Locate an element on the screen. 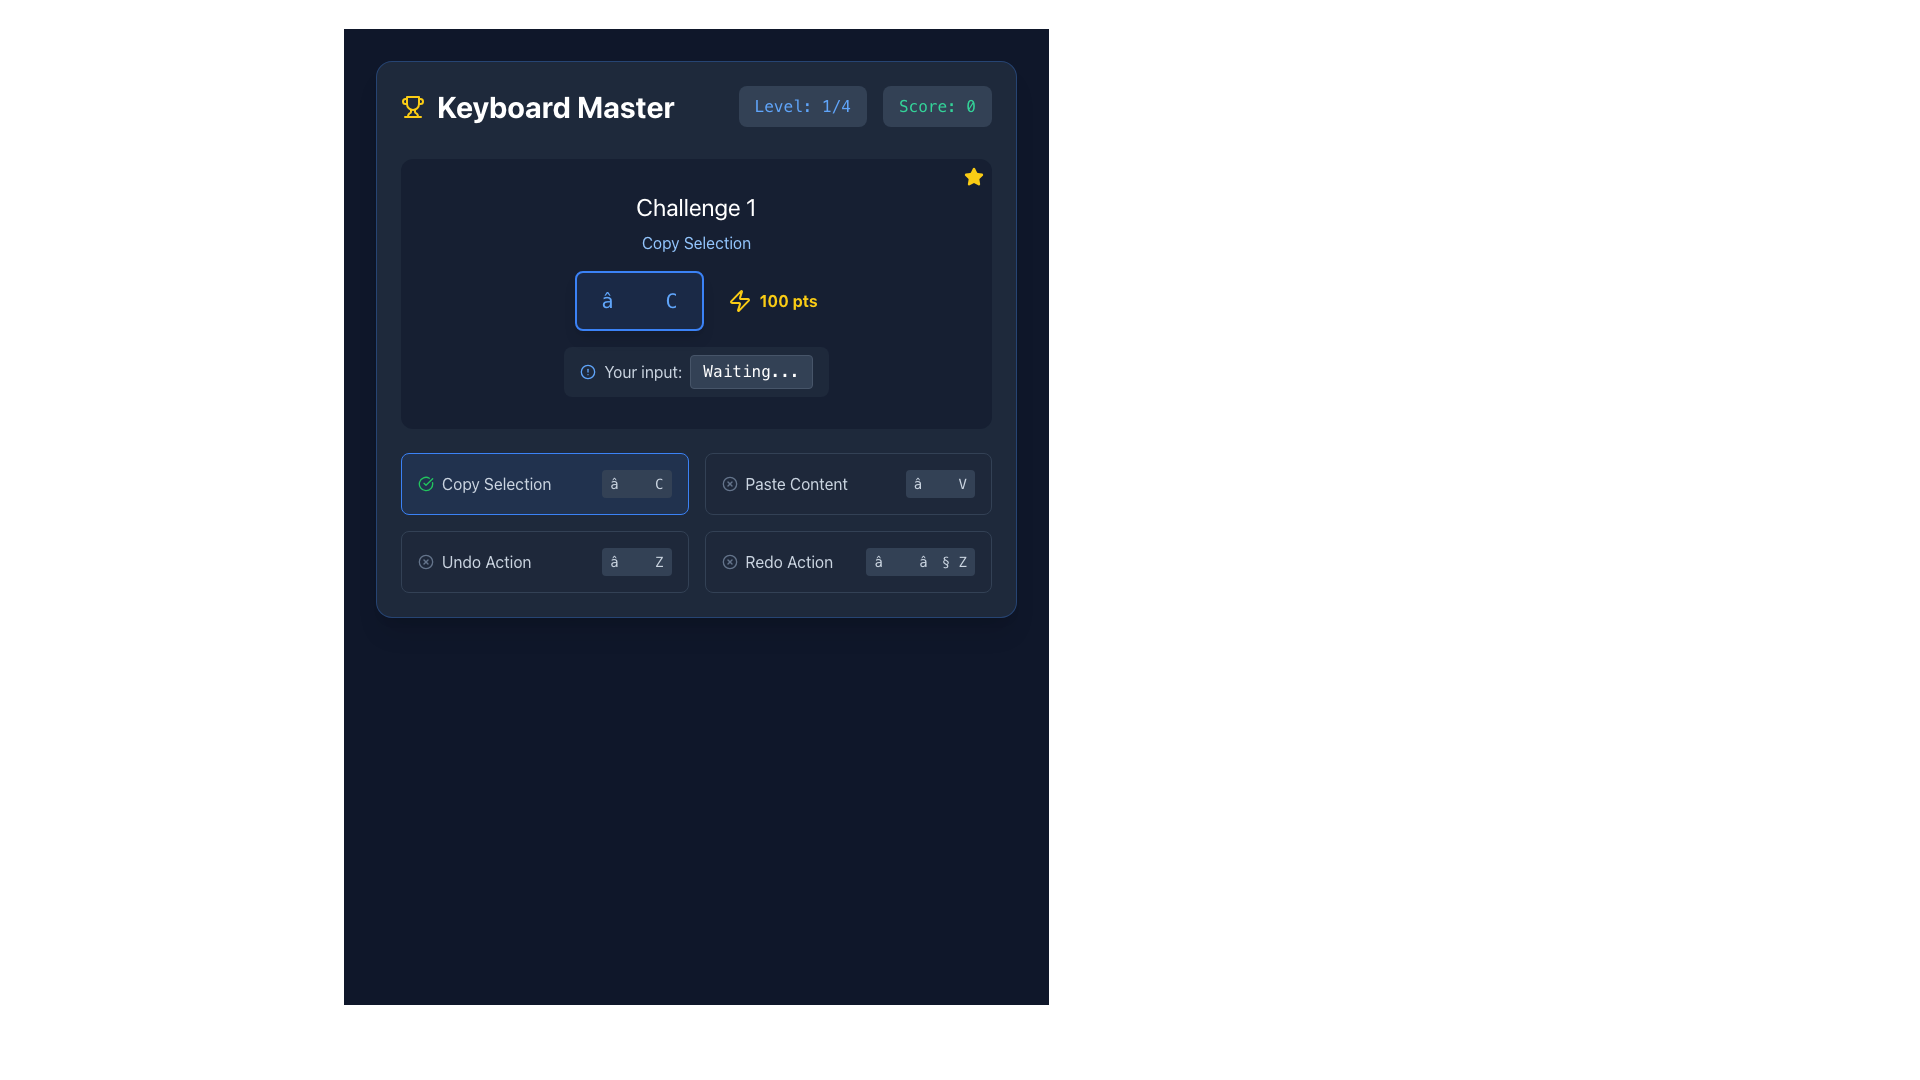 The height and width of the screenshot is (1080, 1920). the star-shaped icon filled with yellow color located in the top-right corner of the game interface, adjacent to the score panel is located at coordinates (974, 175).